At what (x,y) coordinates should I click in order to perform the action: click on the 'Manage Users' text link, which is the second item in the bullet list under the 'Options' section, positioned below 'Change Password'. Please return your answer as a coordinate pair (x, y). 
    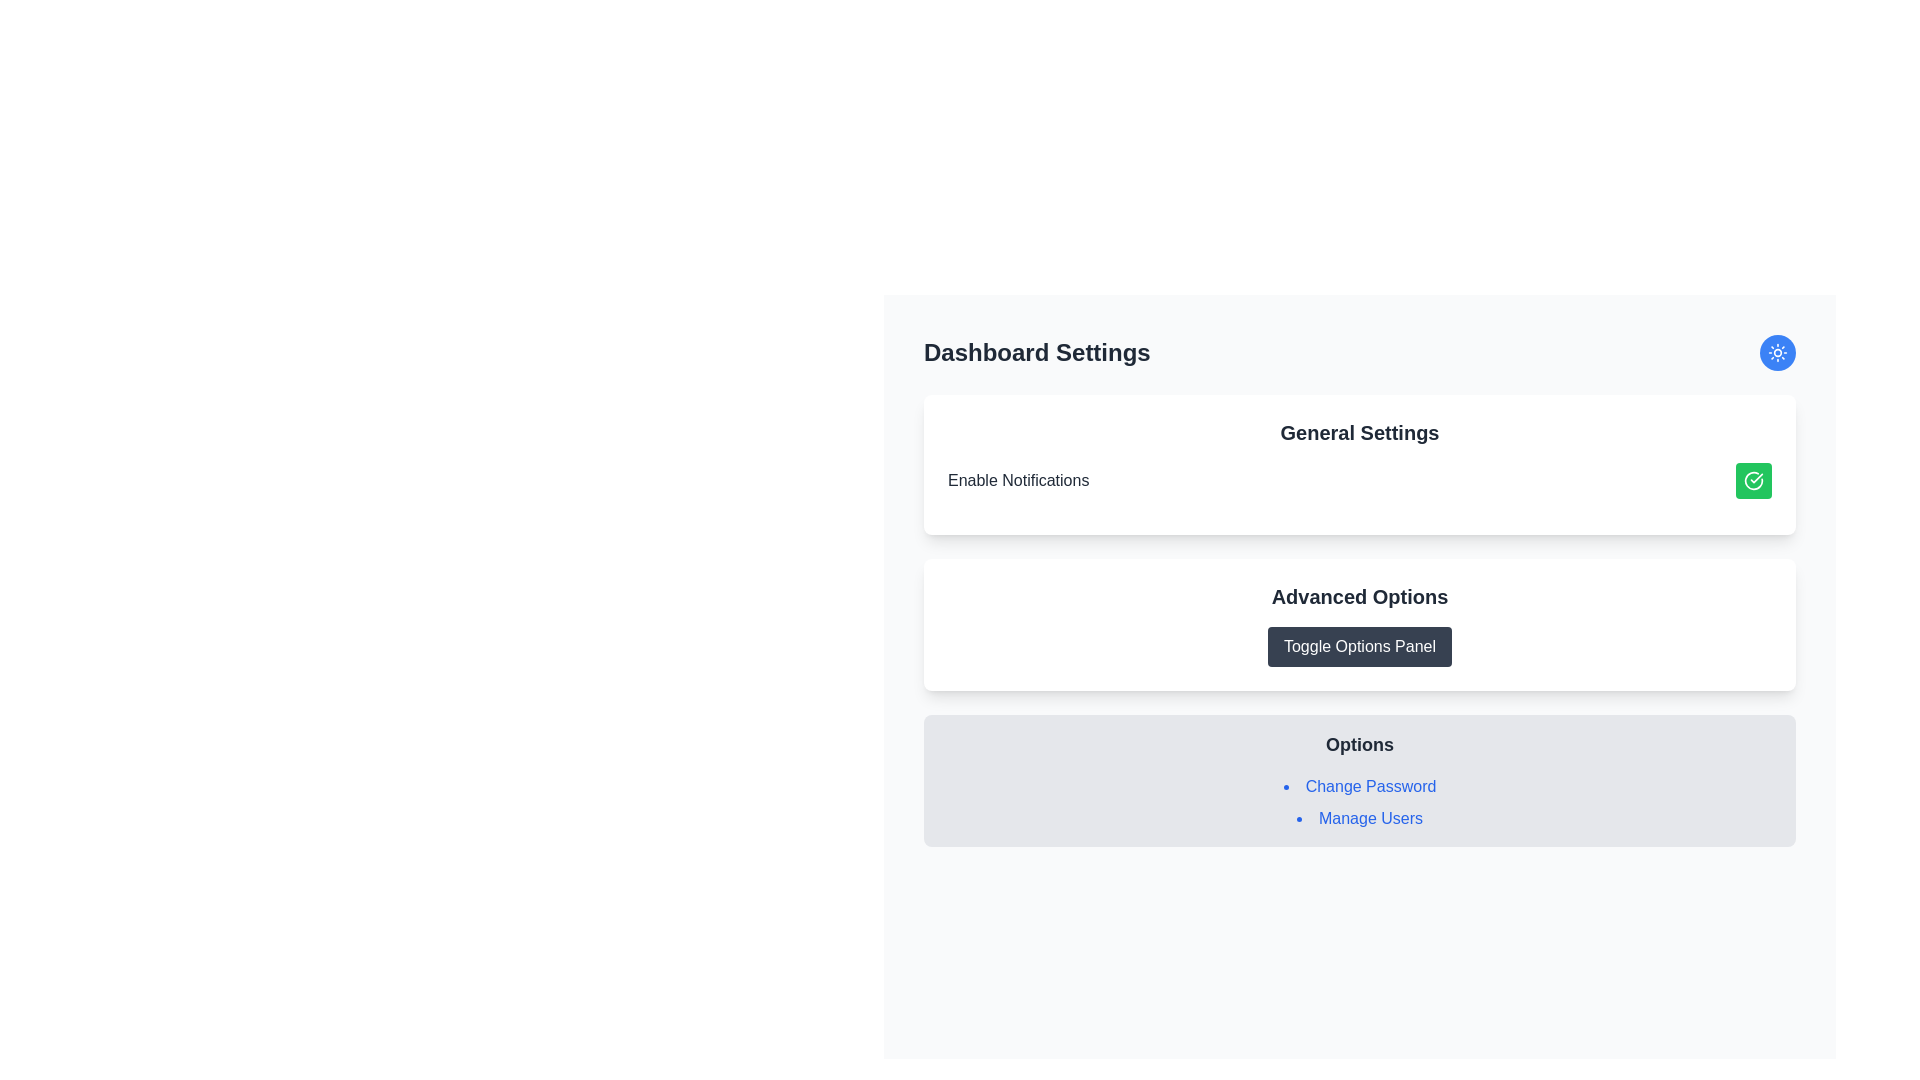
    Looking at the image, I should click on (1359, 818).